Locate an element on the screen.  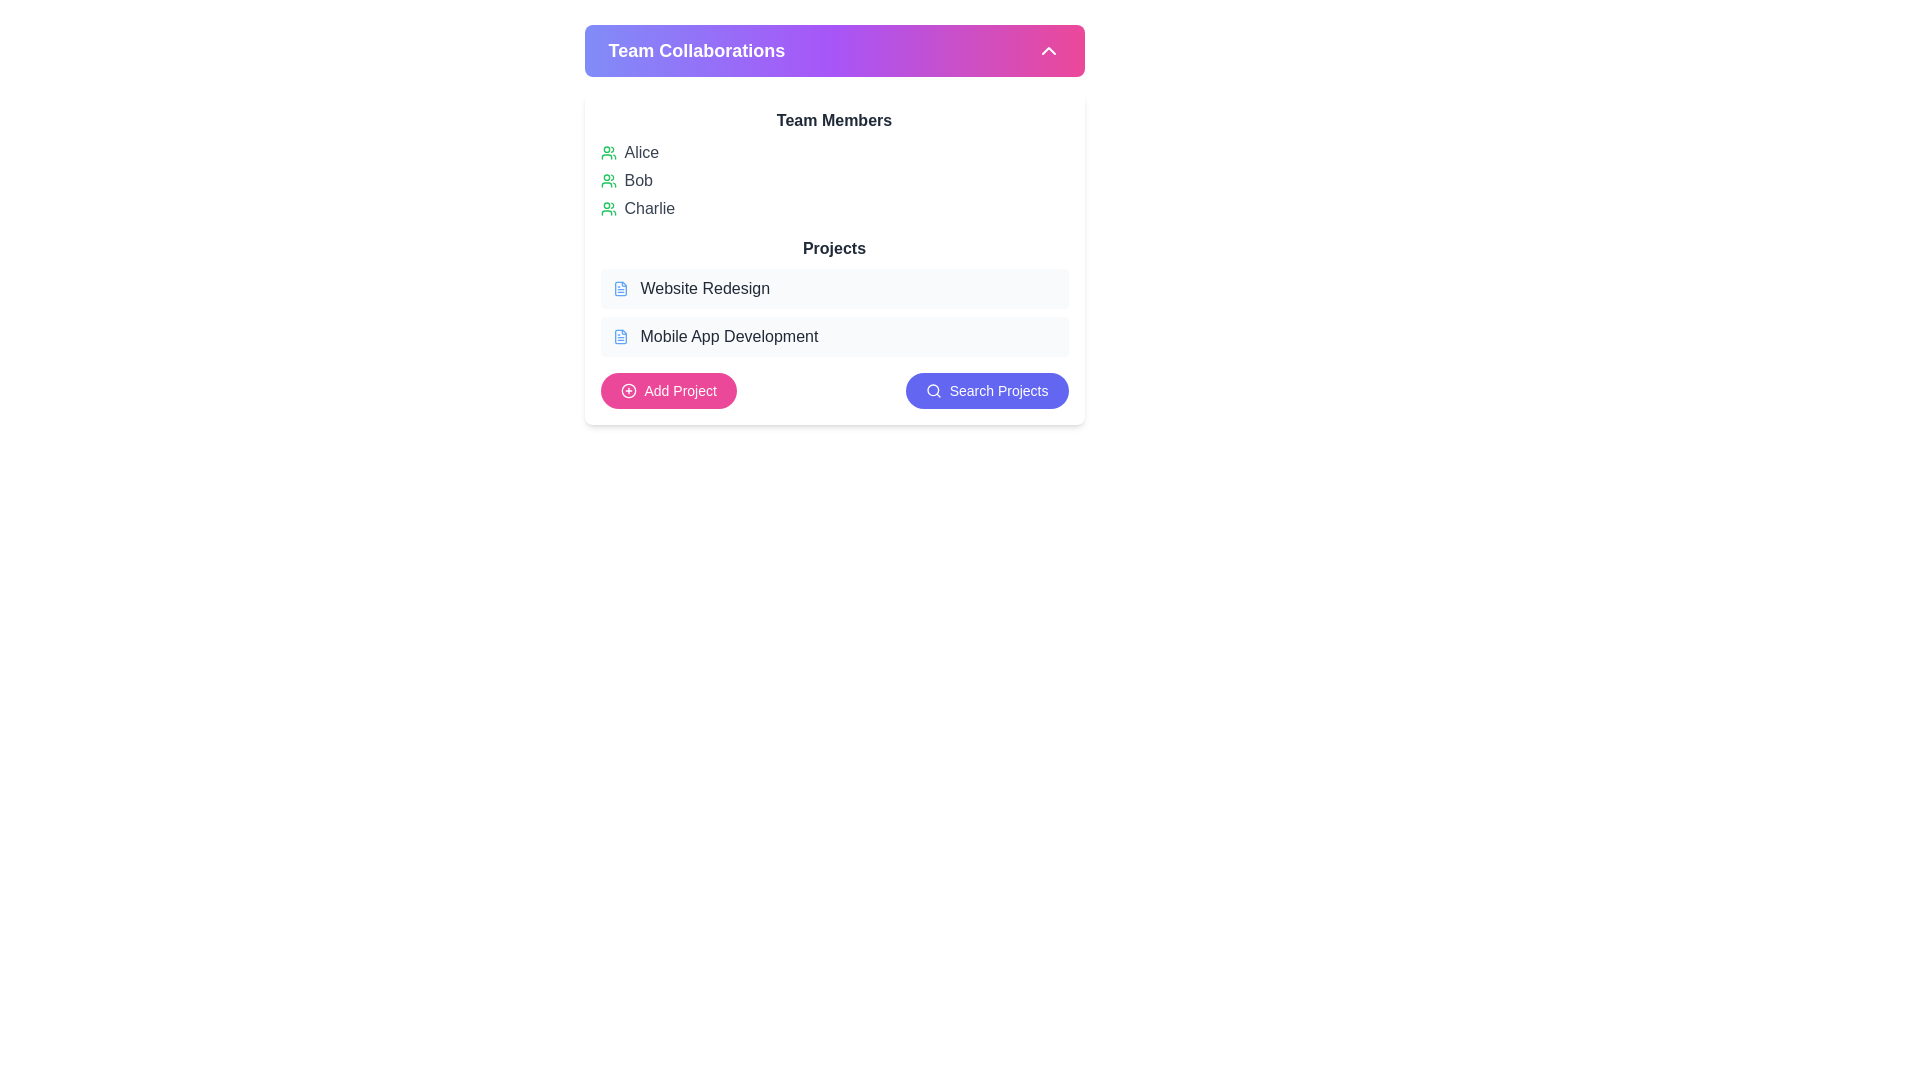
the document icon (SVG) located in the 'Projects' section, adjacent to the text 'Website Redesign' is located at coordinates (619, 289).